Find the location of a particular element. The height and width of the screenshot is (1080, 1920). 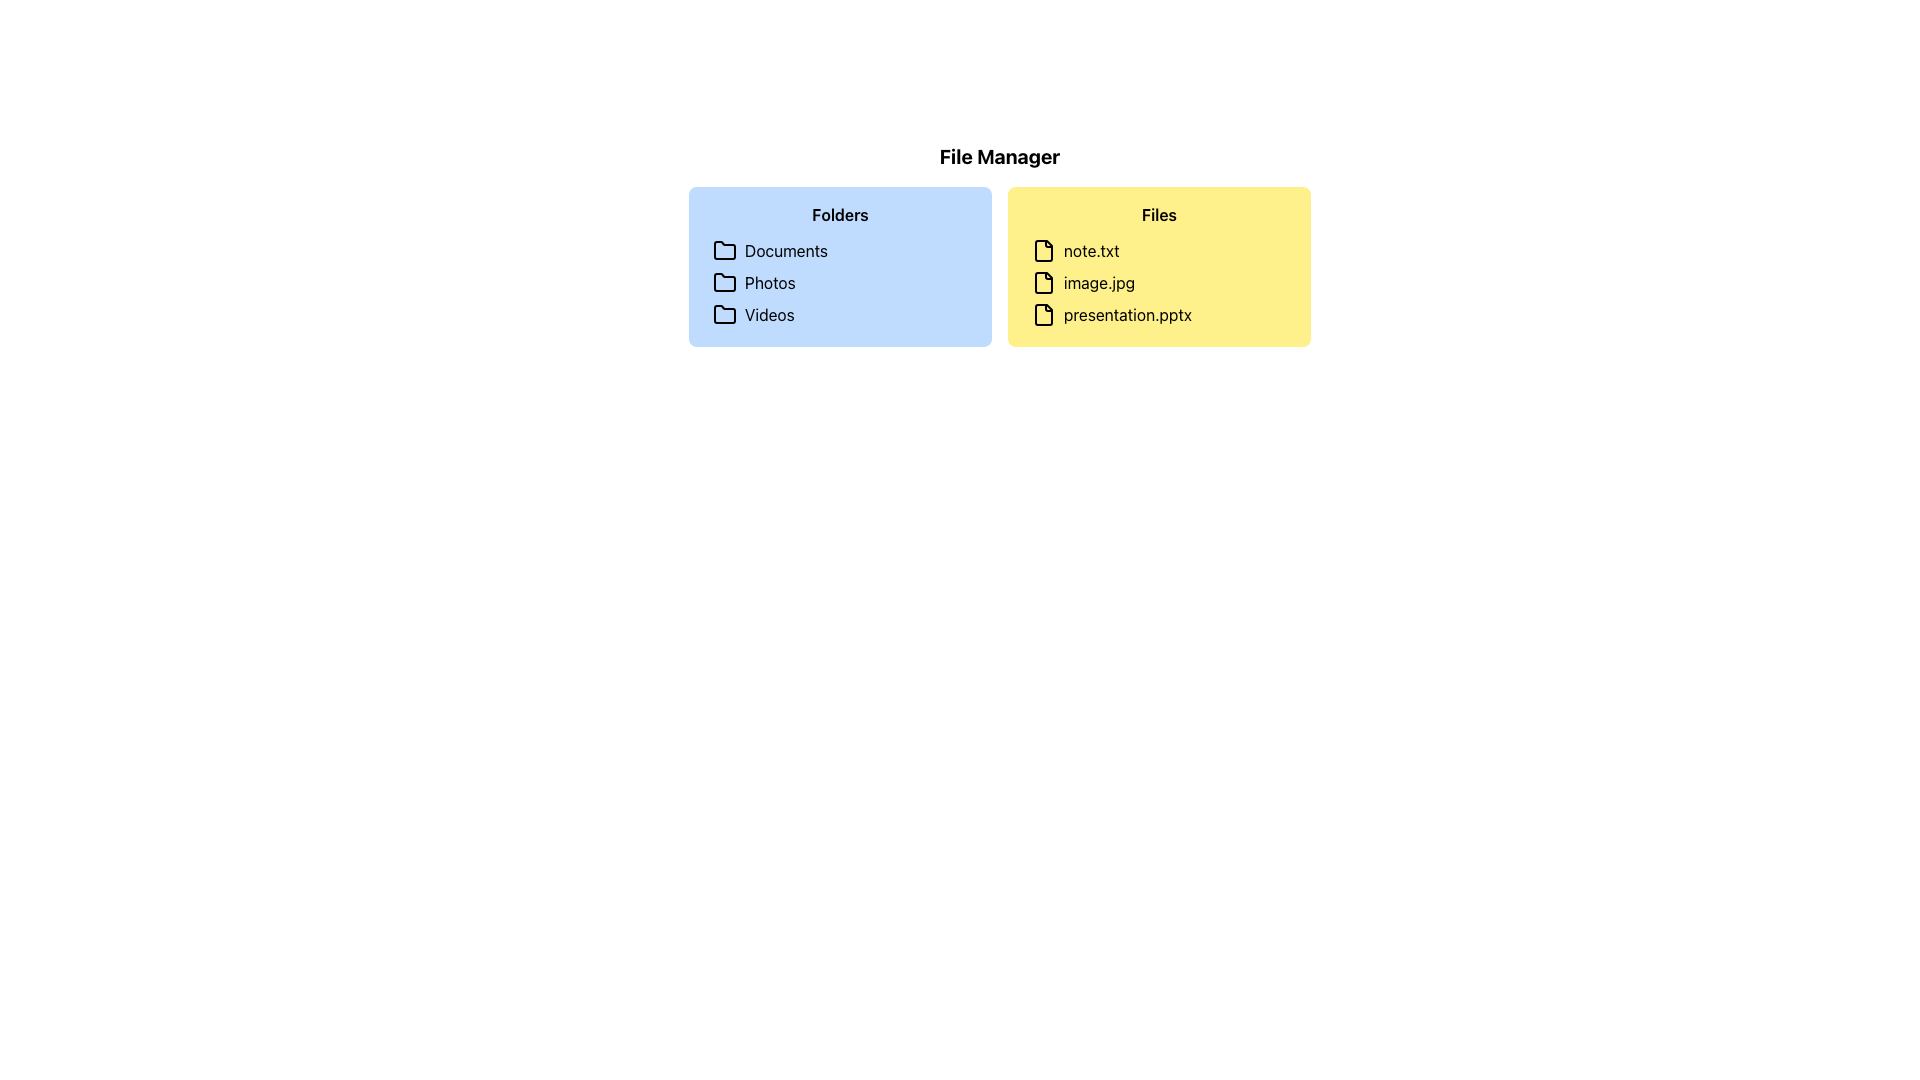

the file icon labeled 'image.jpg', which has a document-like shape with a bent corner is located at coordinates (1042, 282).